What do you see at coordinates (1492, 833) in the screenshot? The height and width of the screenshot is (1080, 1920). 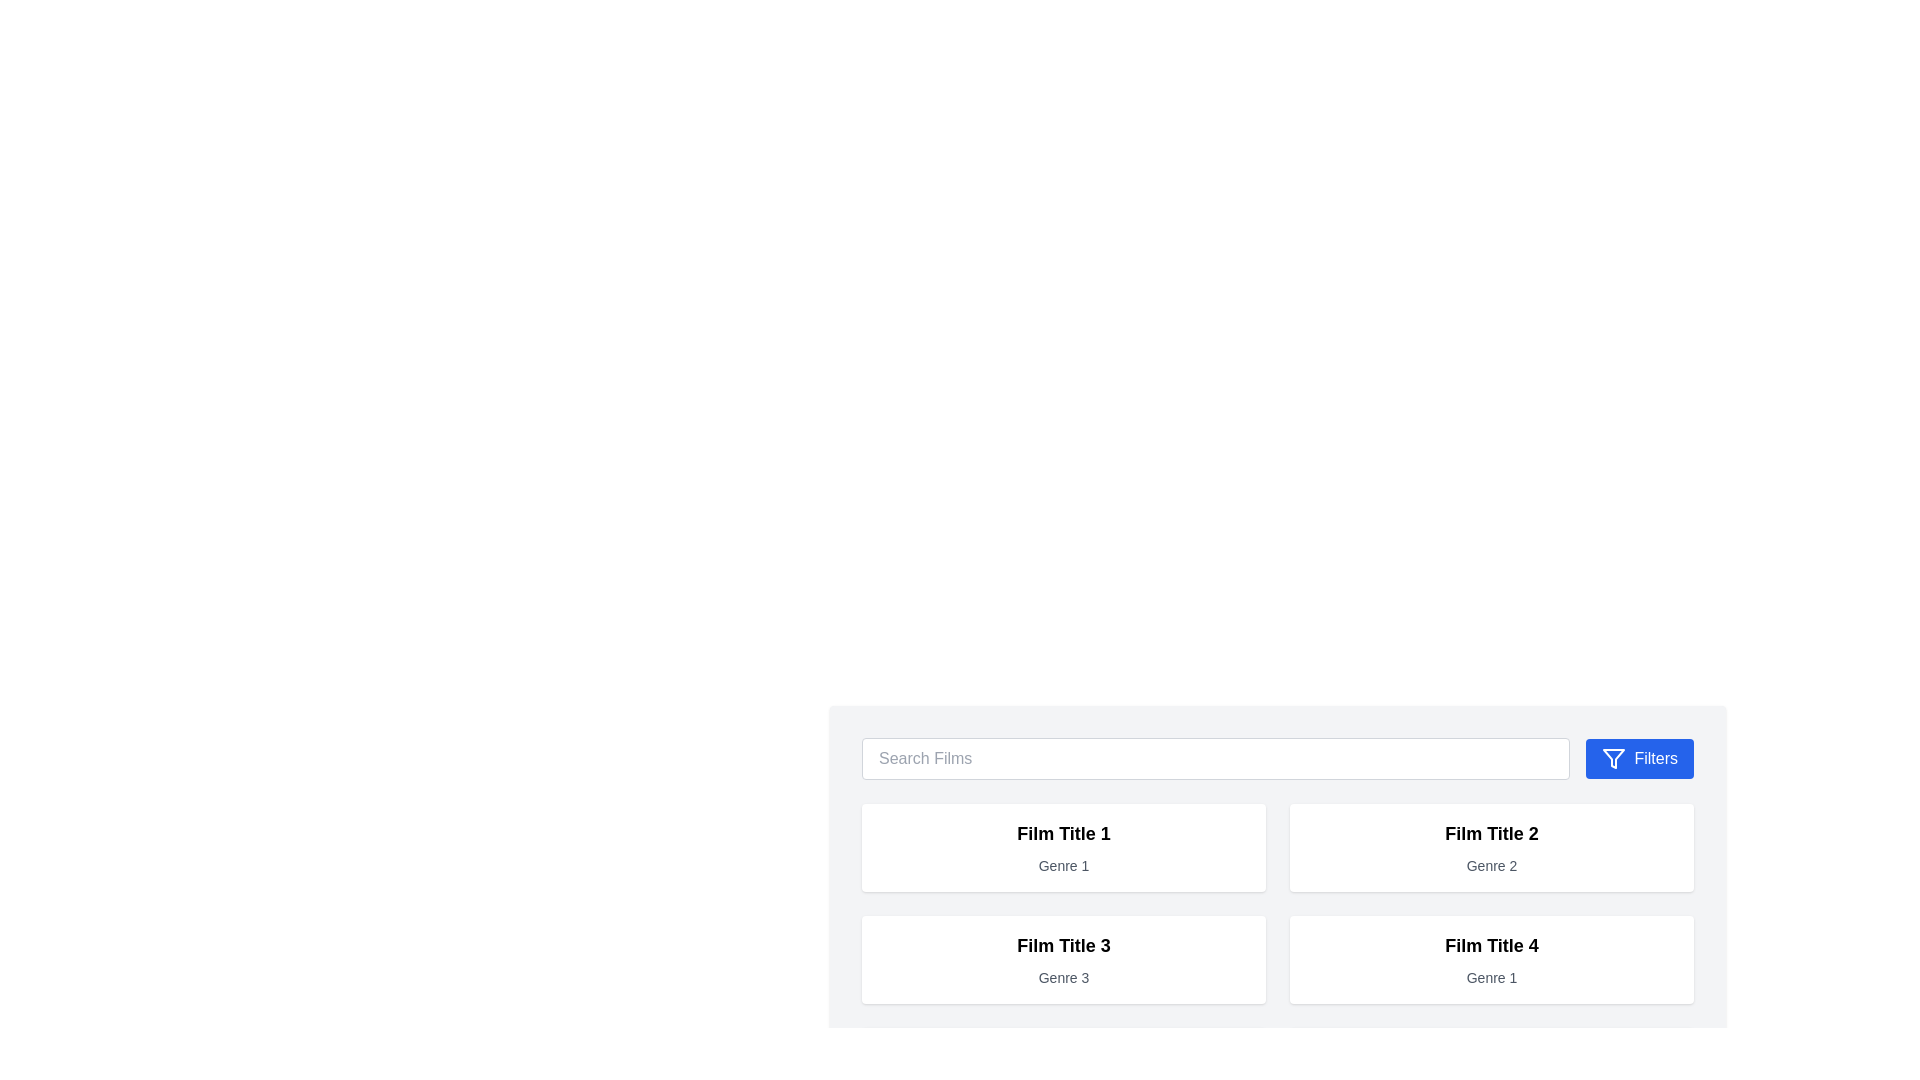 I see `the title Text label located in the top-right quadrant of the grid layout, which serves as the primary identifier for the card's content` at bounding box center [1492, 833].